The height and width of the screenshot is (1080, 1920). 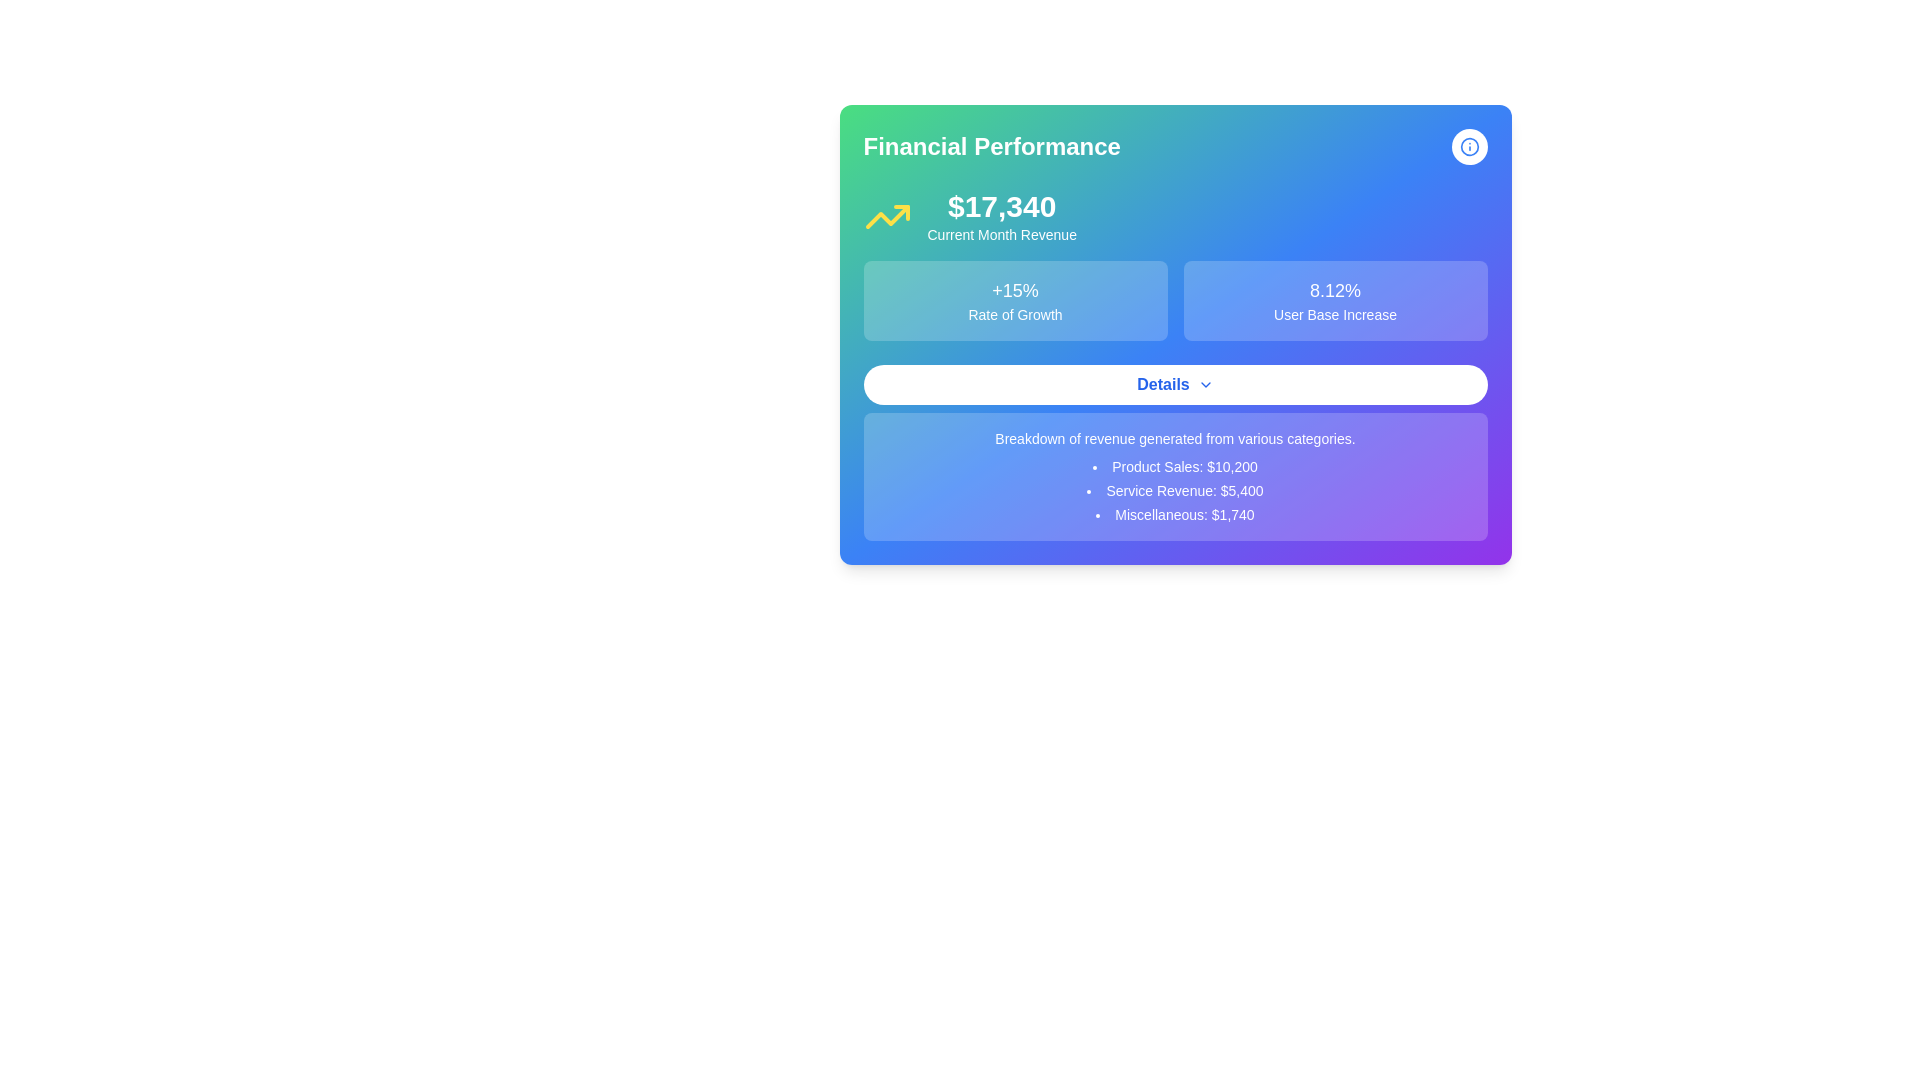 I want to click on the static text element displaying the percentage statistic '15%', which is styled as a header and located in the top center of the interface within a rectangular card, so click(x=1015, y=290).